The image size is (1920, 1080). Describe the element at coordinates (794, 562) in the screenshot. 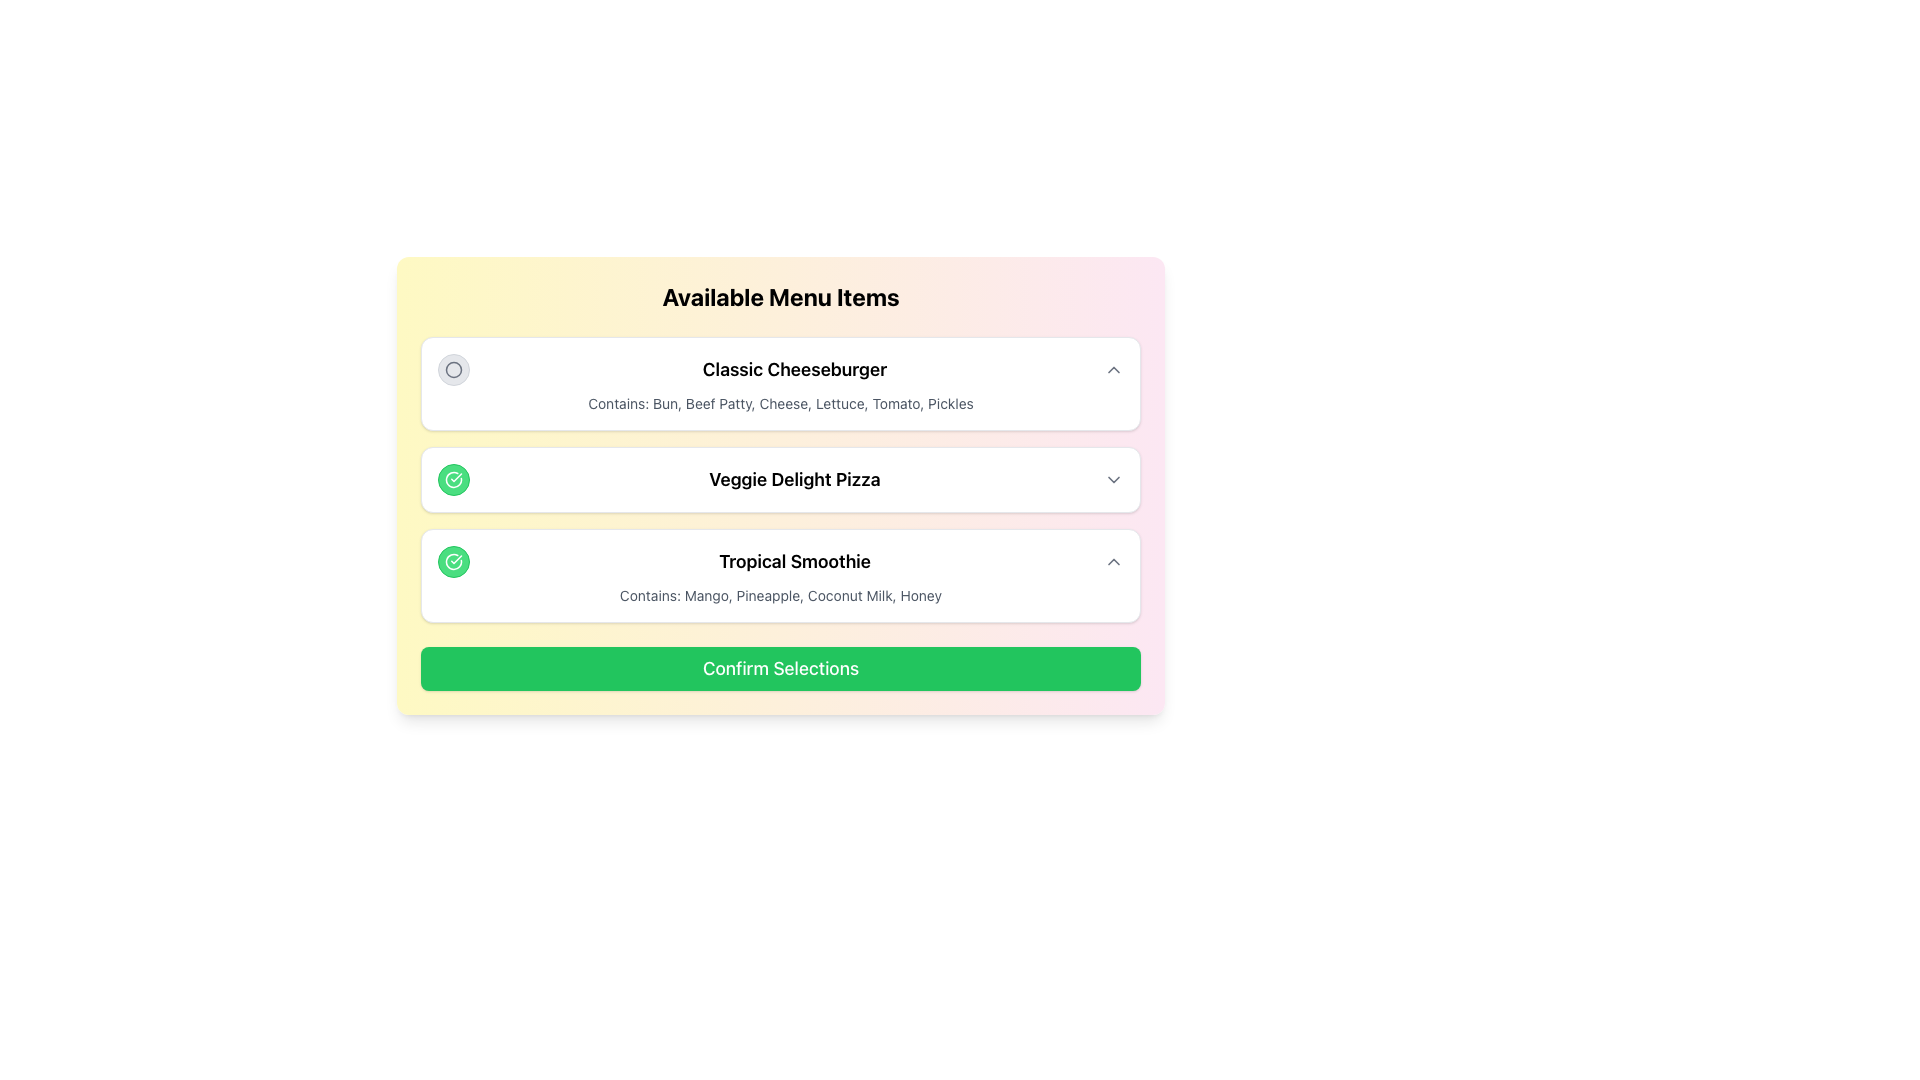

I see `the 'Tropical Smoothie' text label, which is the third item in a vertical list of menu items, styled in bold and centrally located within its row` at that location.